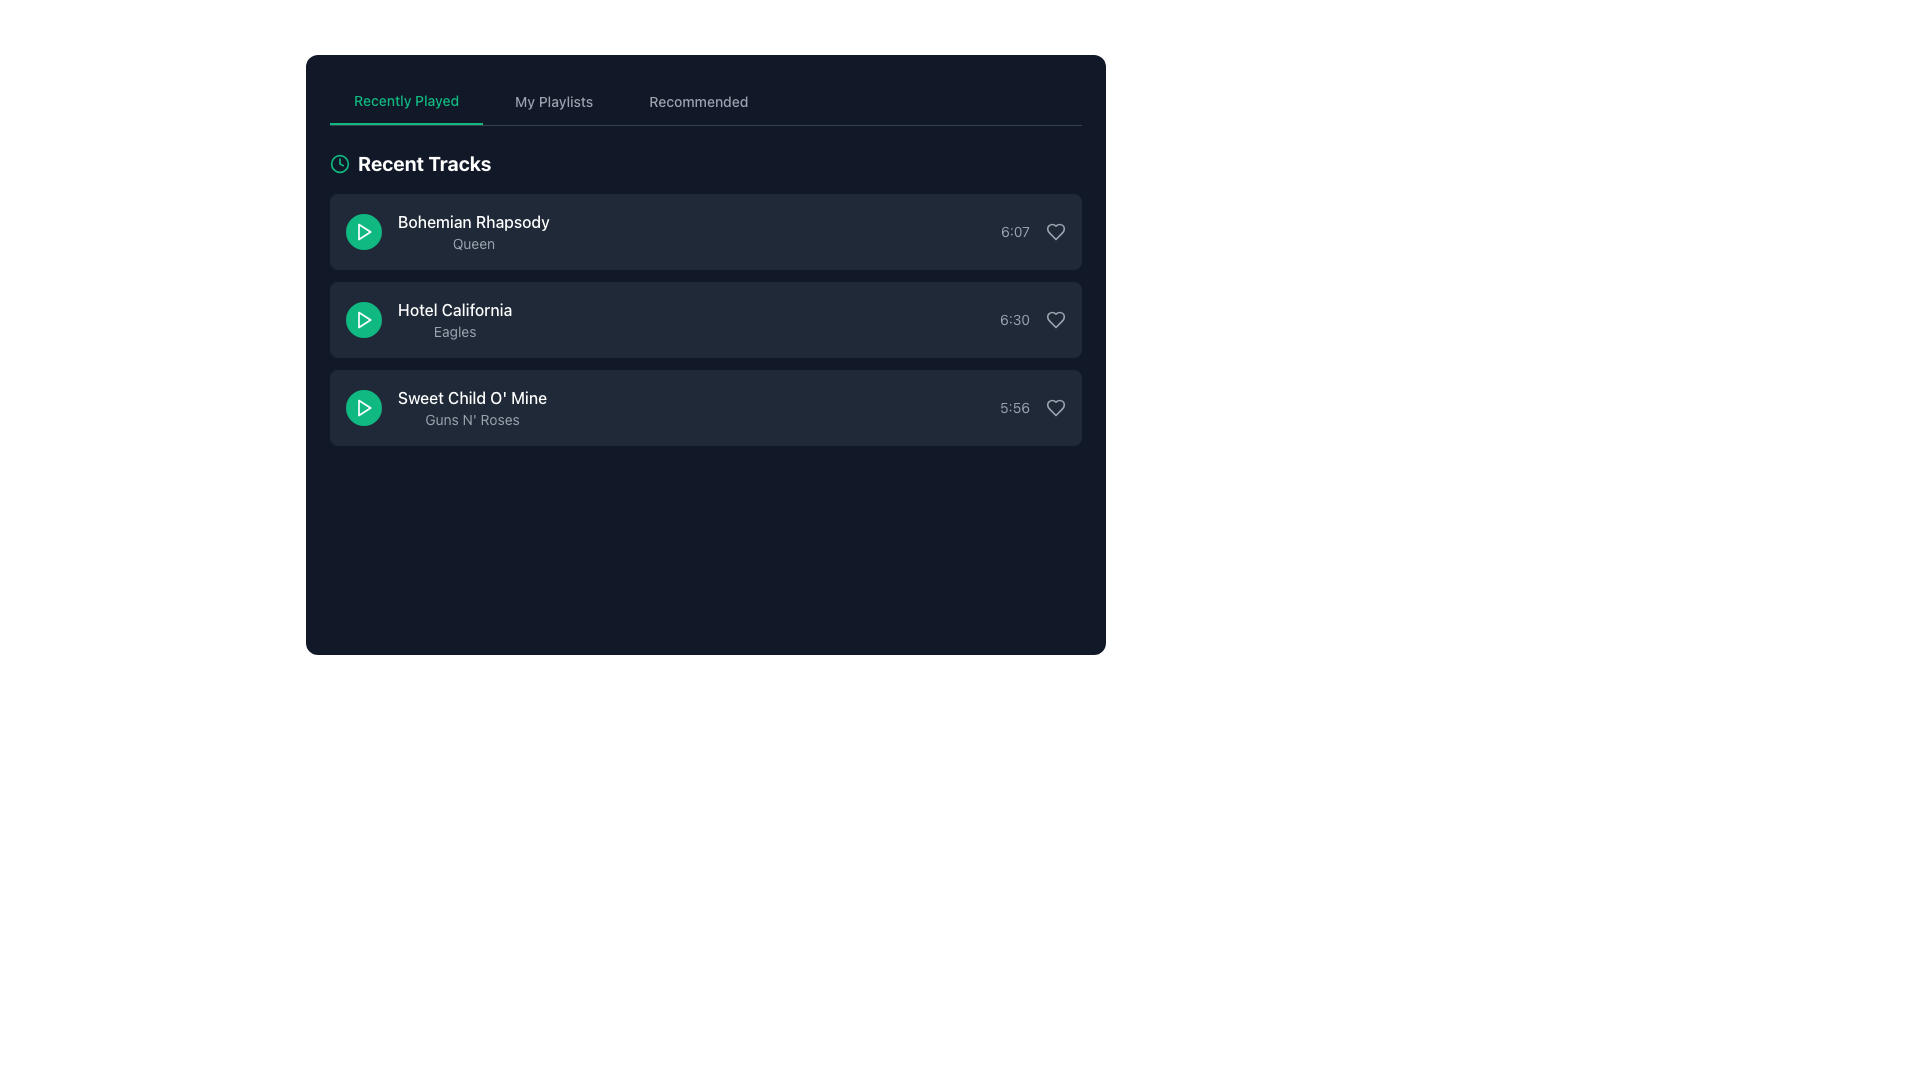 This screenshot has height=1080, width=1920. Describe the element at coordinates (364, 230) in the screenshot. I see `the circular green button with a white play icon associated with 'Bohemian Rhapsody' by 'Queen'` at that location.